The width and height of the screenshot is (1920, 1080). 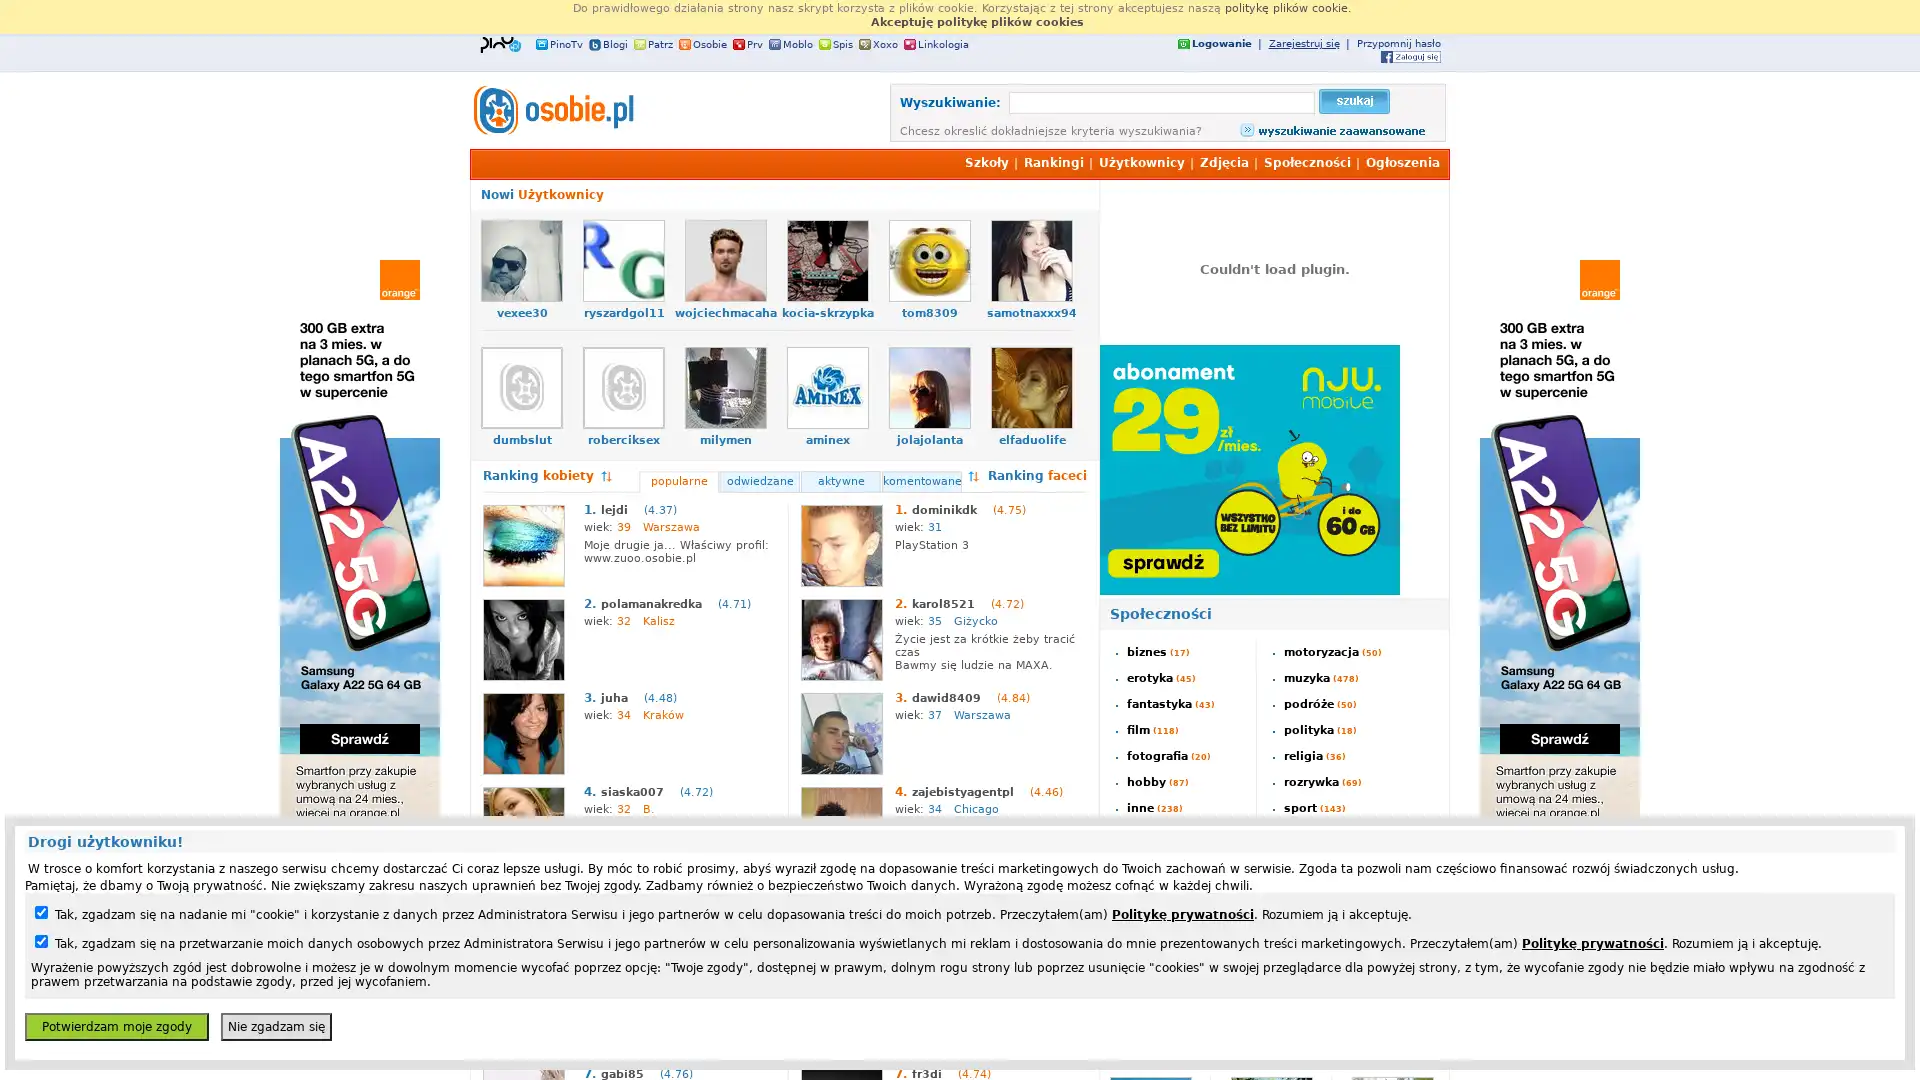 What do you see at coordinates (115, 1026) in the screenshot?
I see `Potwierdzam moje zgody` at bounding box center [115, 1026].